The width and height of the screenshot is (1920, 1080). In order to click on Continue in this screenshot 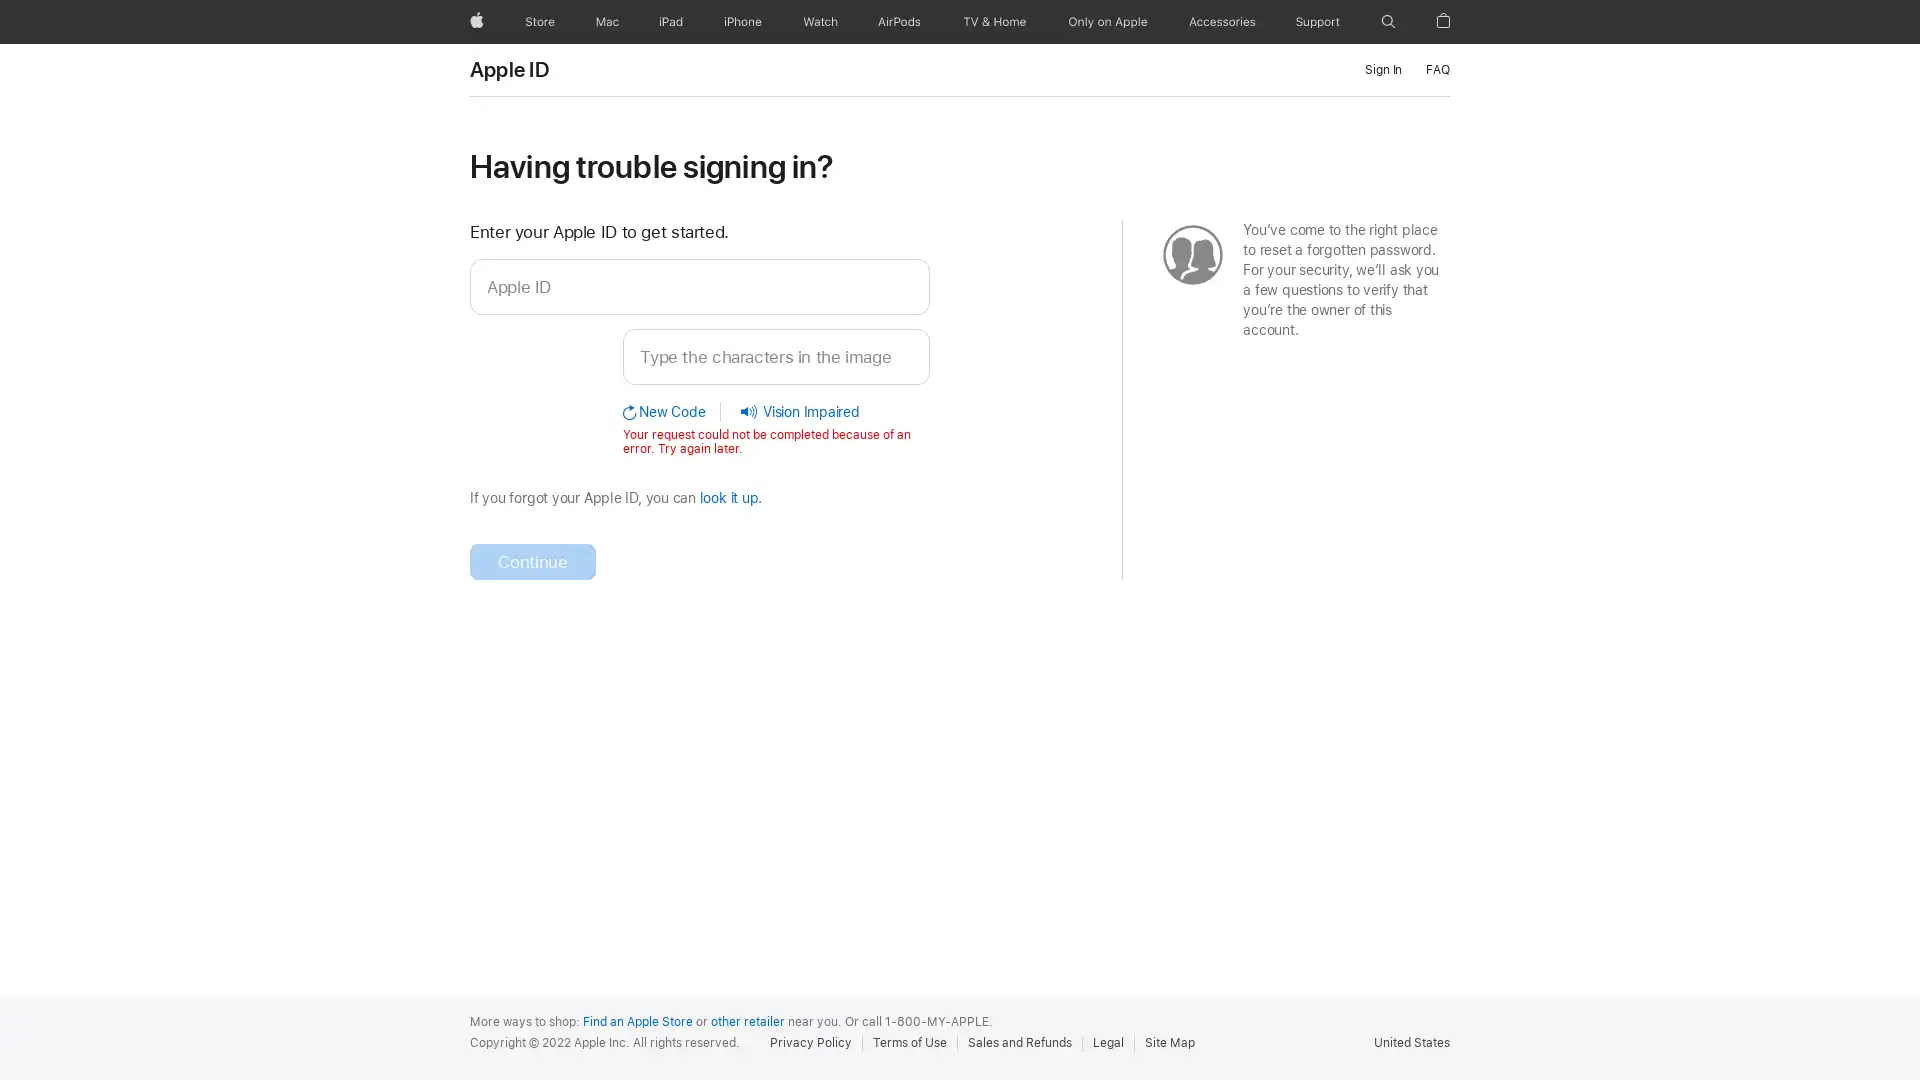, I will do `click(532, 560)`.